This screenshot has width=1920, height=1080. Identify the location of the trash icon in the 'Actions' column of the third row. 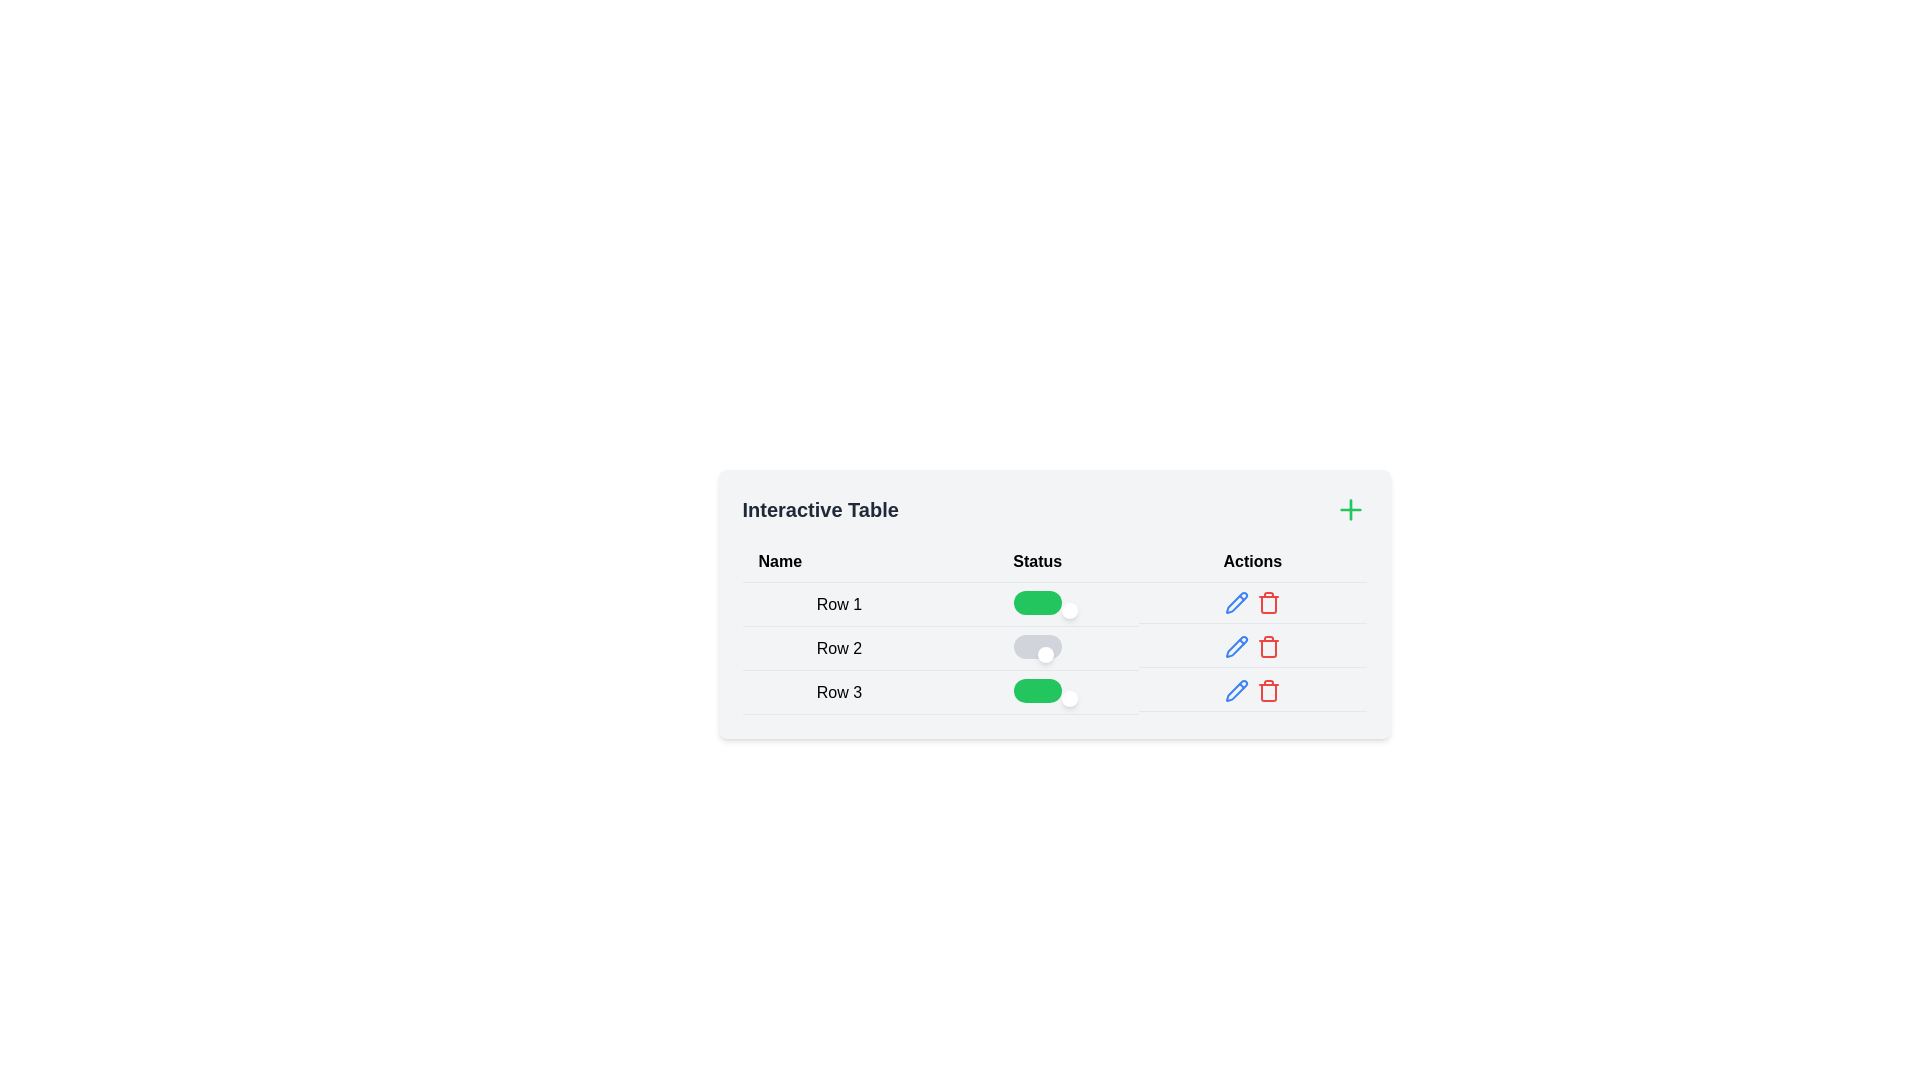
(1267, 646).